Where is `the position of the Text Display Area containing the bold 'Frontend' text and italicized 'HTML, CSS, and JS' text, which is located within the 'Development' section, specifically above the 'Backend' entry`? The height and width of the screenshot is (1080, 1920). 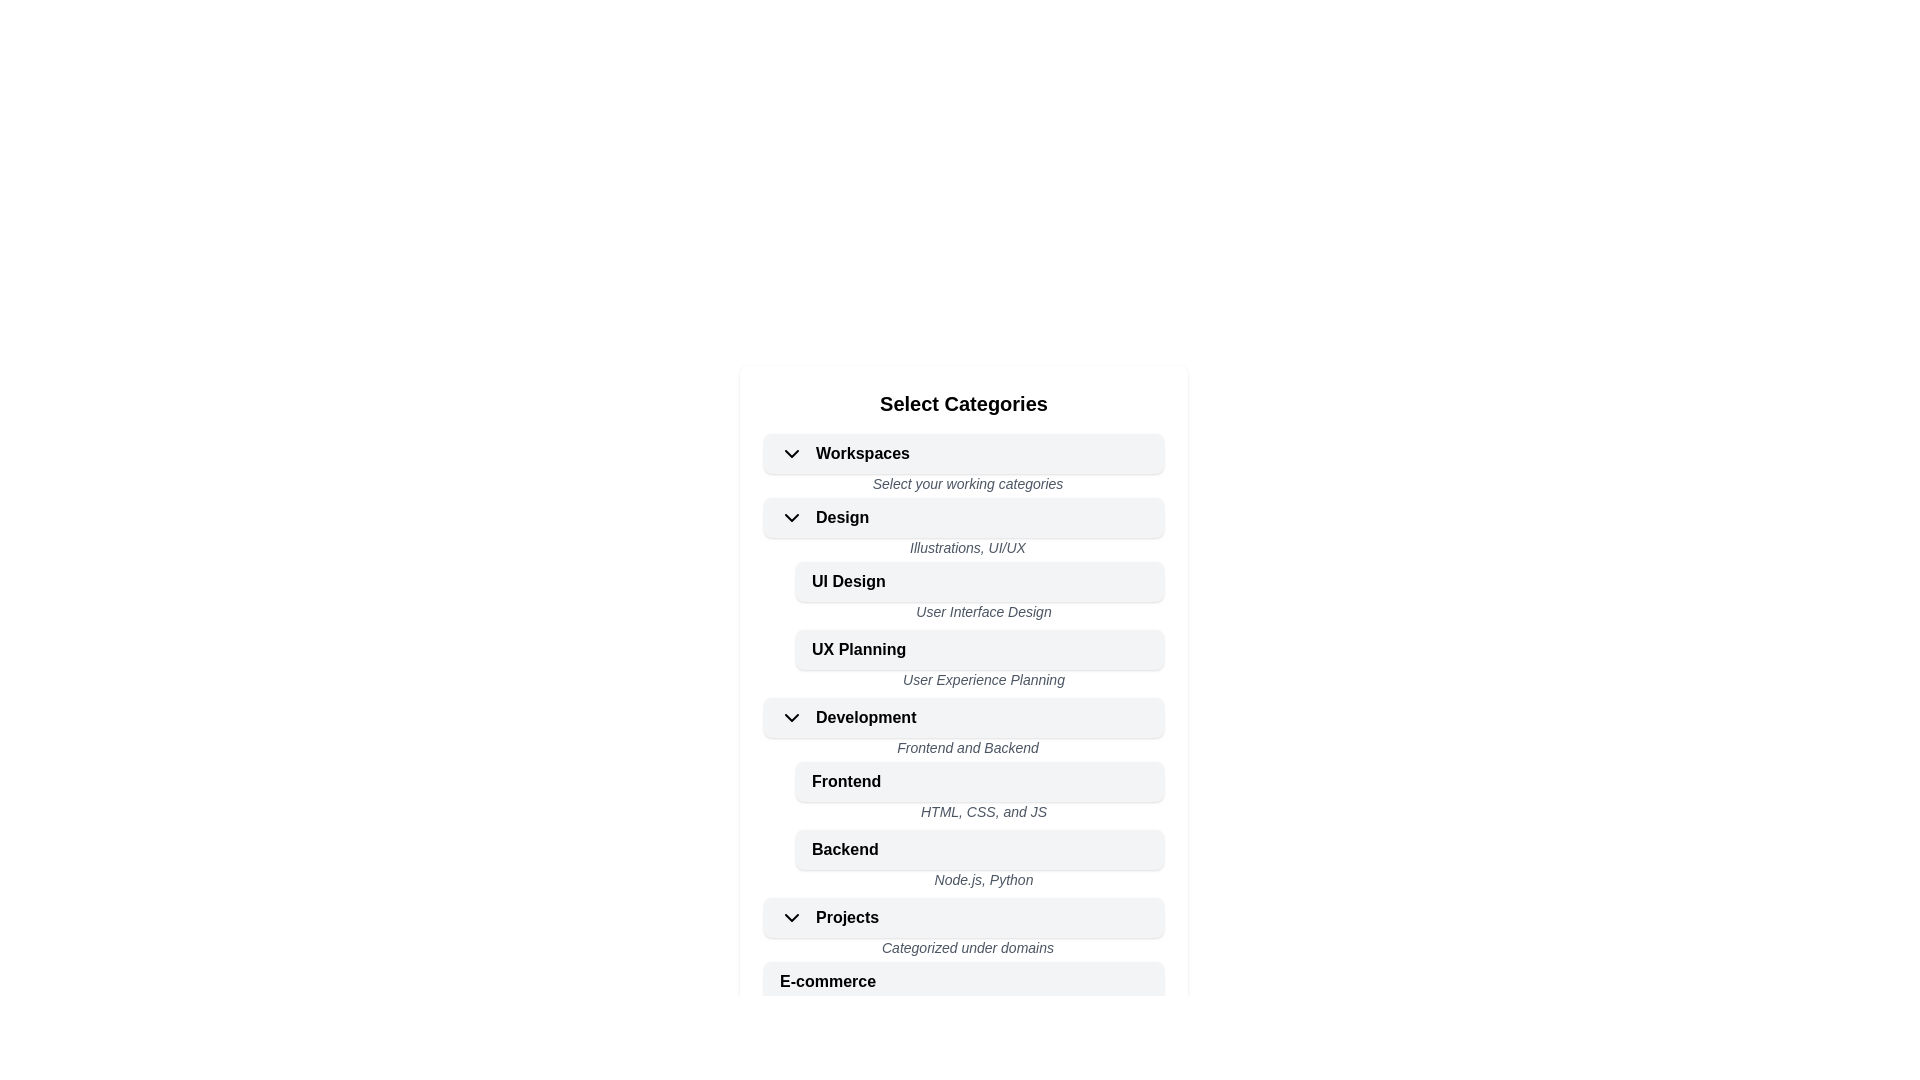
the position of the Text Display Area containing the bold 'Frontend' text and italicized 'HTML, CSS, and JS' text, which is located within the 'Development' section, specifically above the 'Backend' entry is located at coordinates (964, 793).